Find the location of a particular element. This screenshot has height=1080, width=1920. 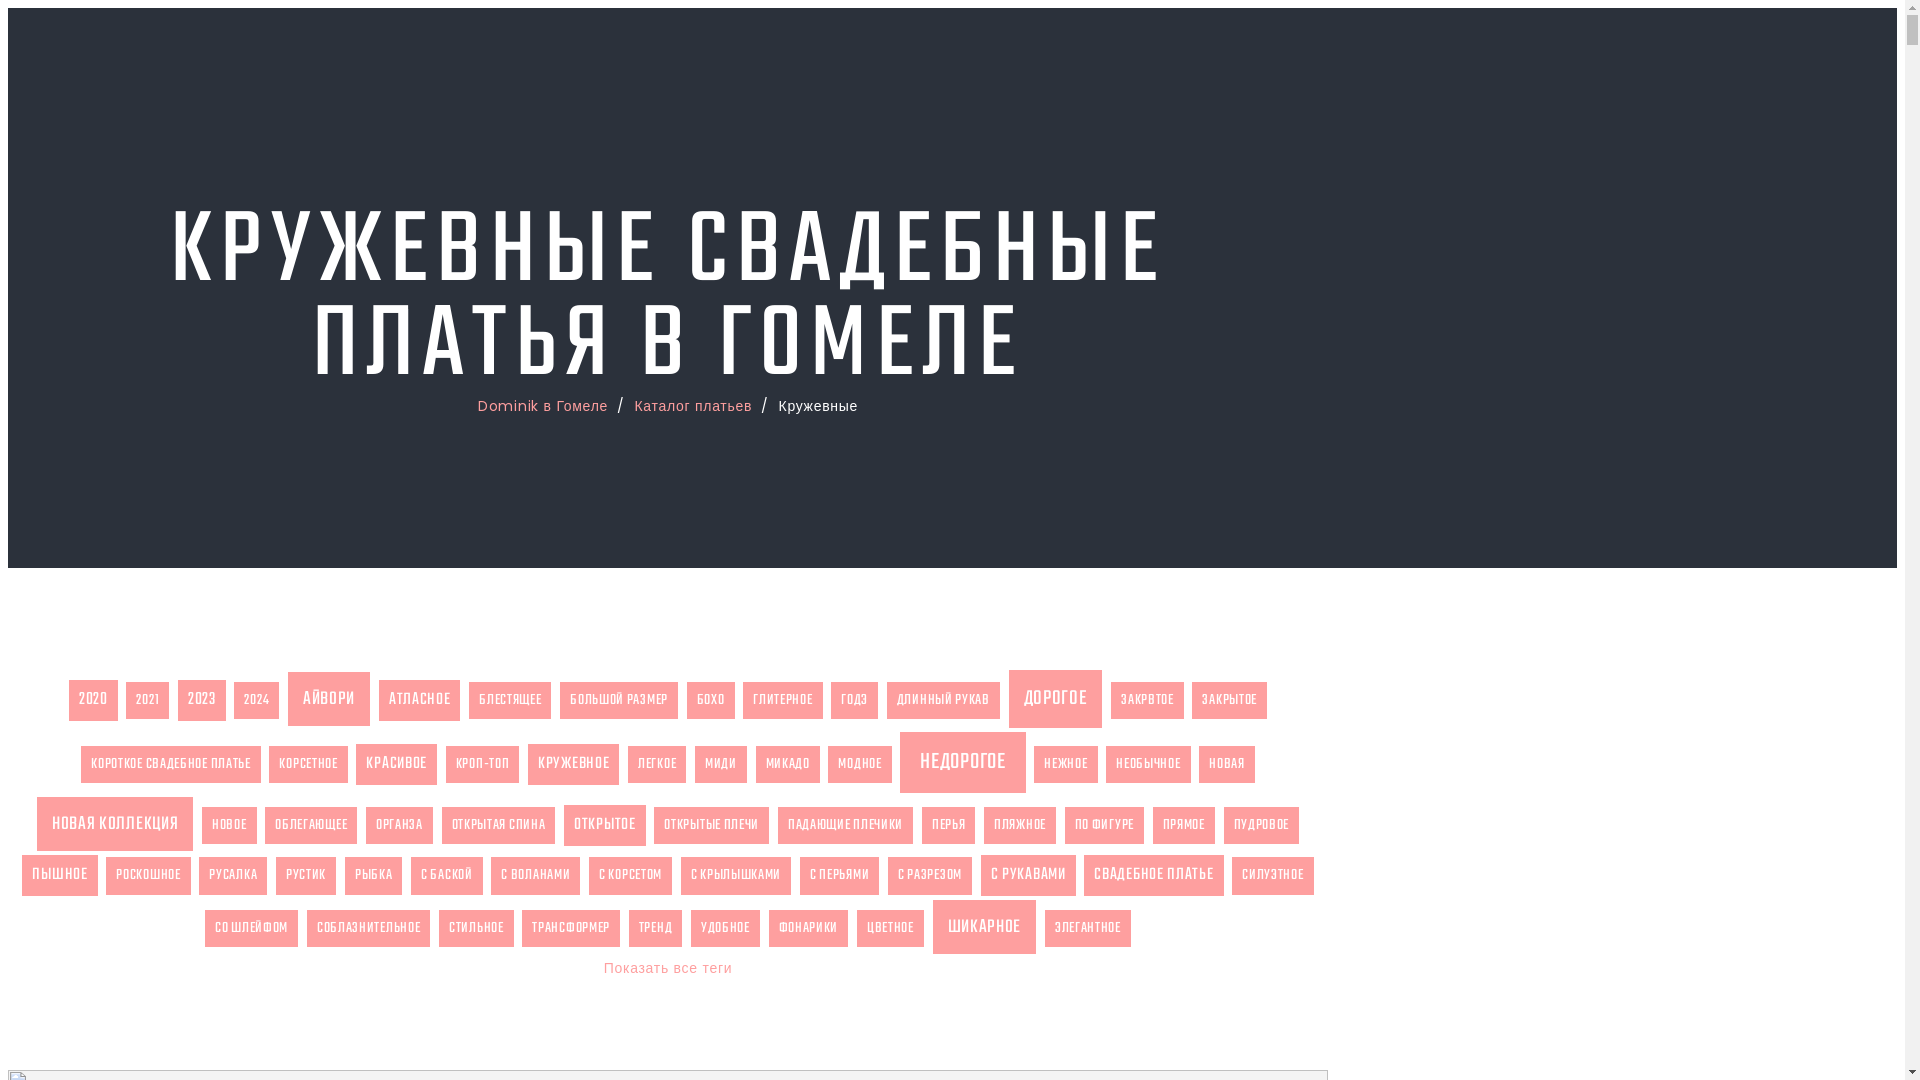

'2020' is located at coordinates (92, 699).